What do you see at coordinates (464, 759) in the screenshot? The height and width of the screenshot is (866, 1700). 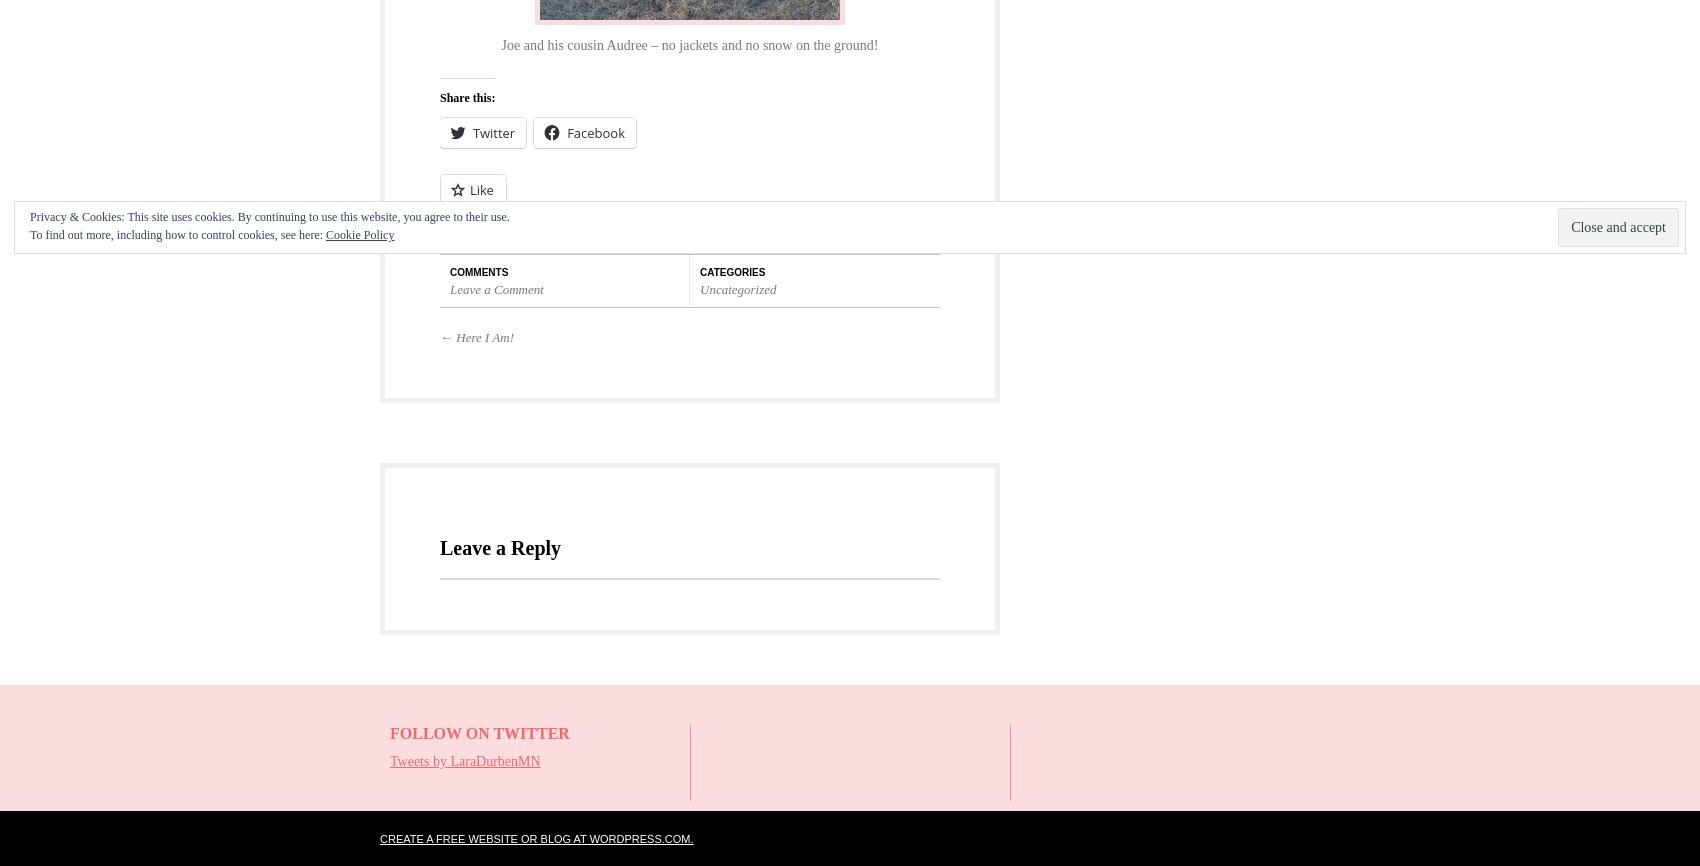 I see `'Tweets by LaraDurbenMN'` at bounding box center [464, 759].